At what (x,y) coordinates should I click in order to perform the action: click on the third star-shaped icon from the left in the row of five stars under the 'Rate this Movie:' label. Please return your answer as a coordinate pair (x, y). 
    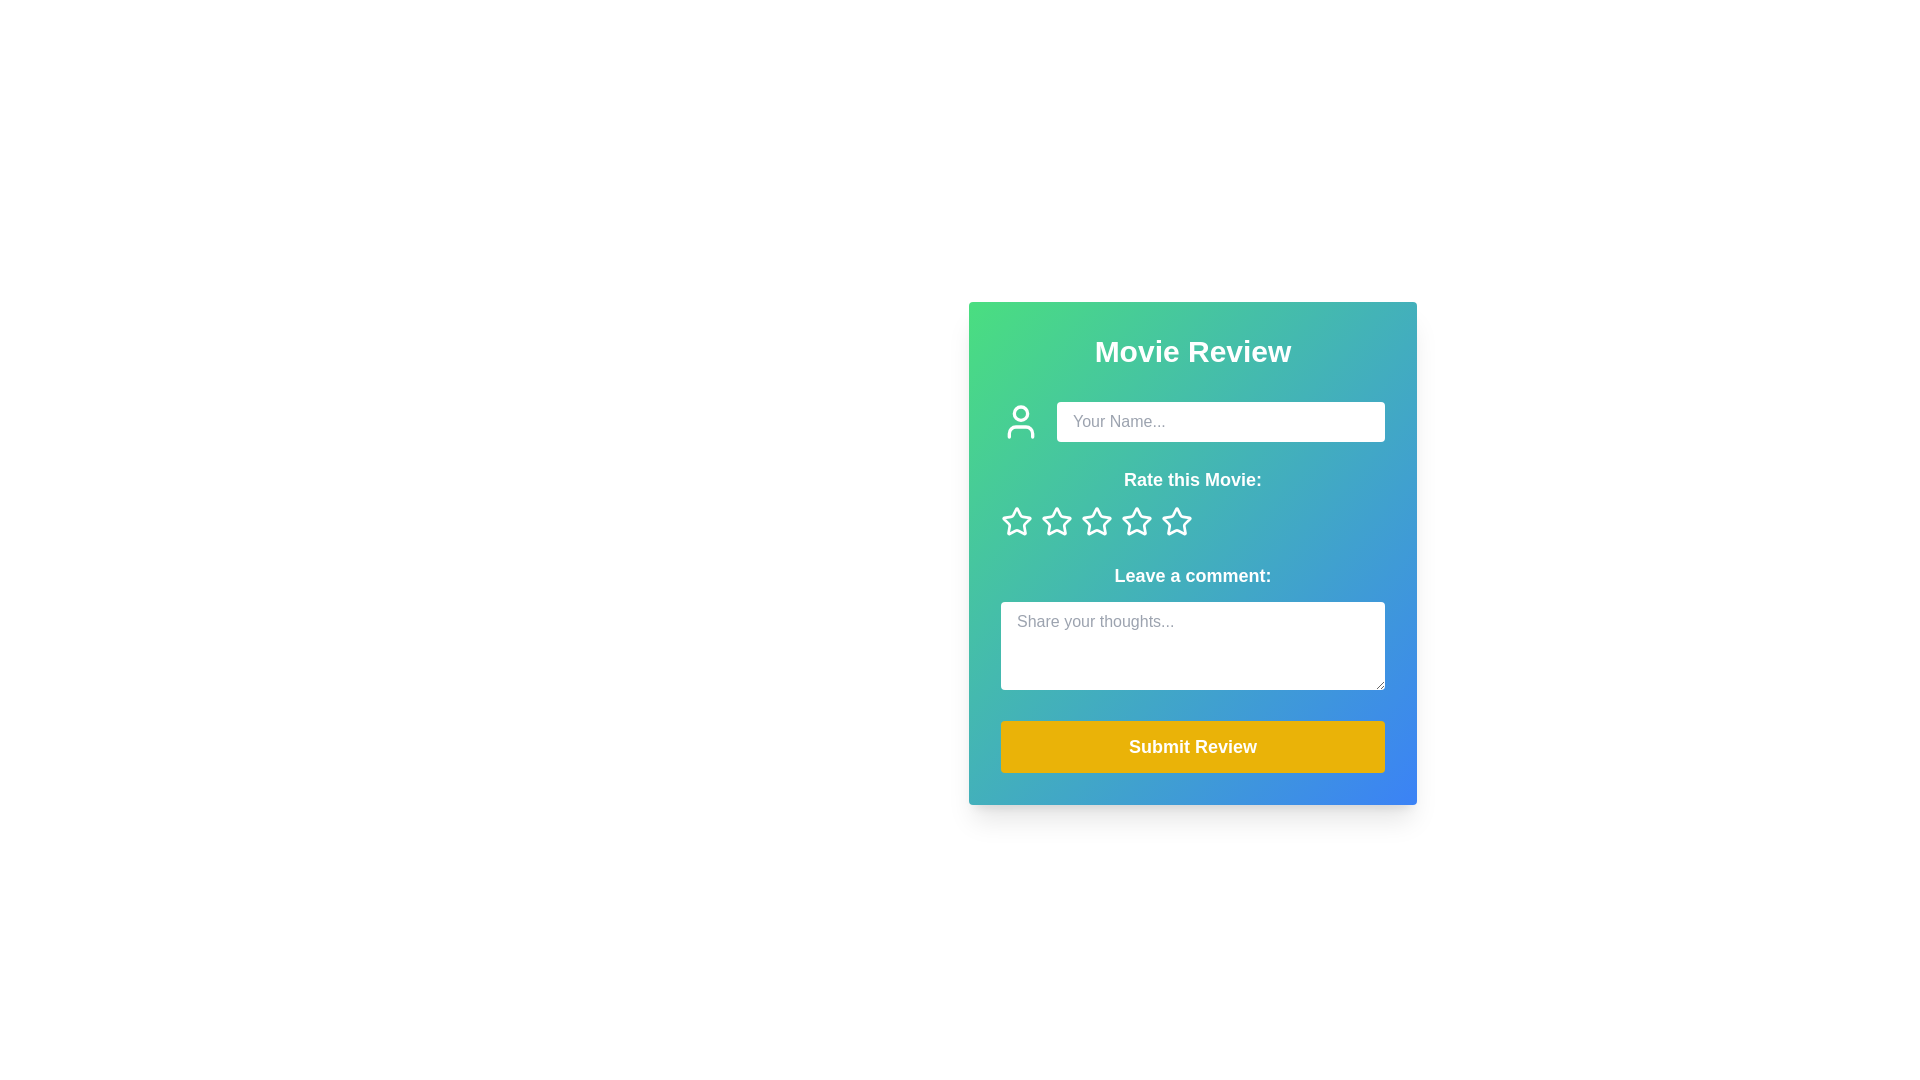
    Looking at the image, I should click on (1096, 520).